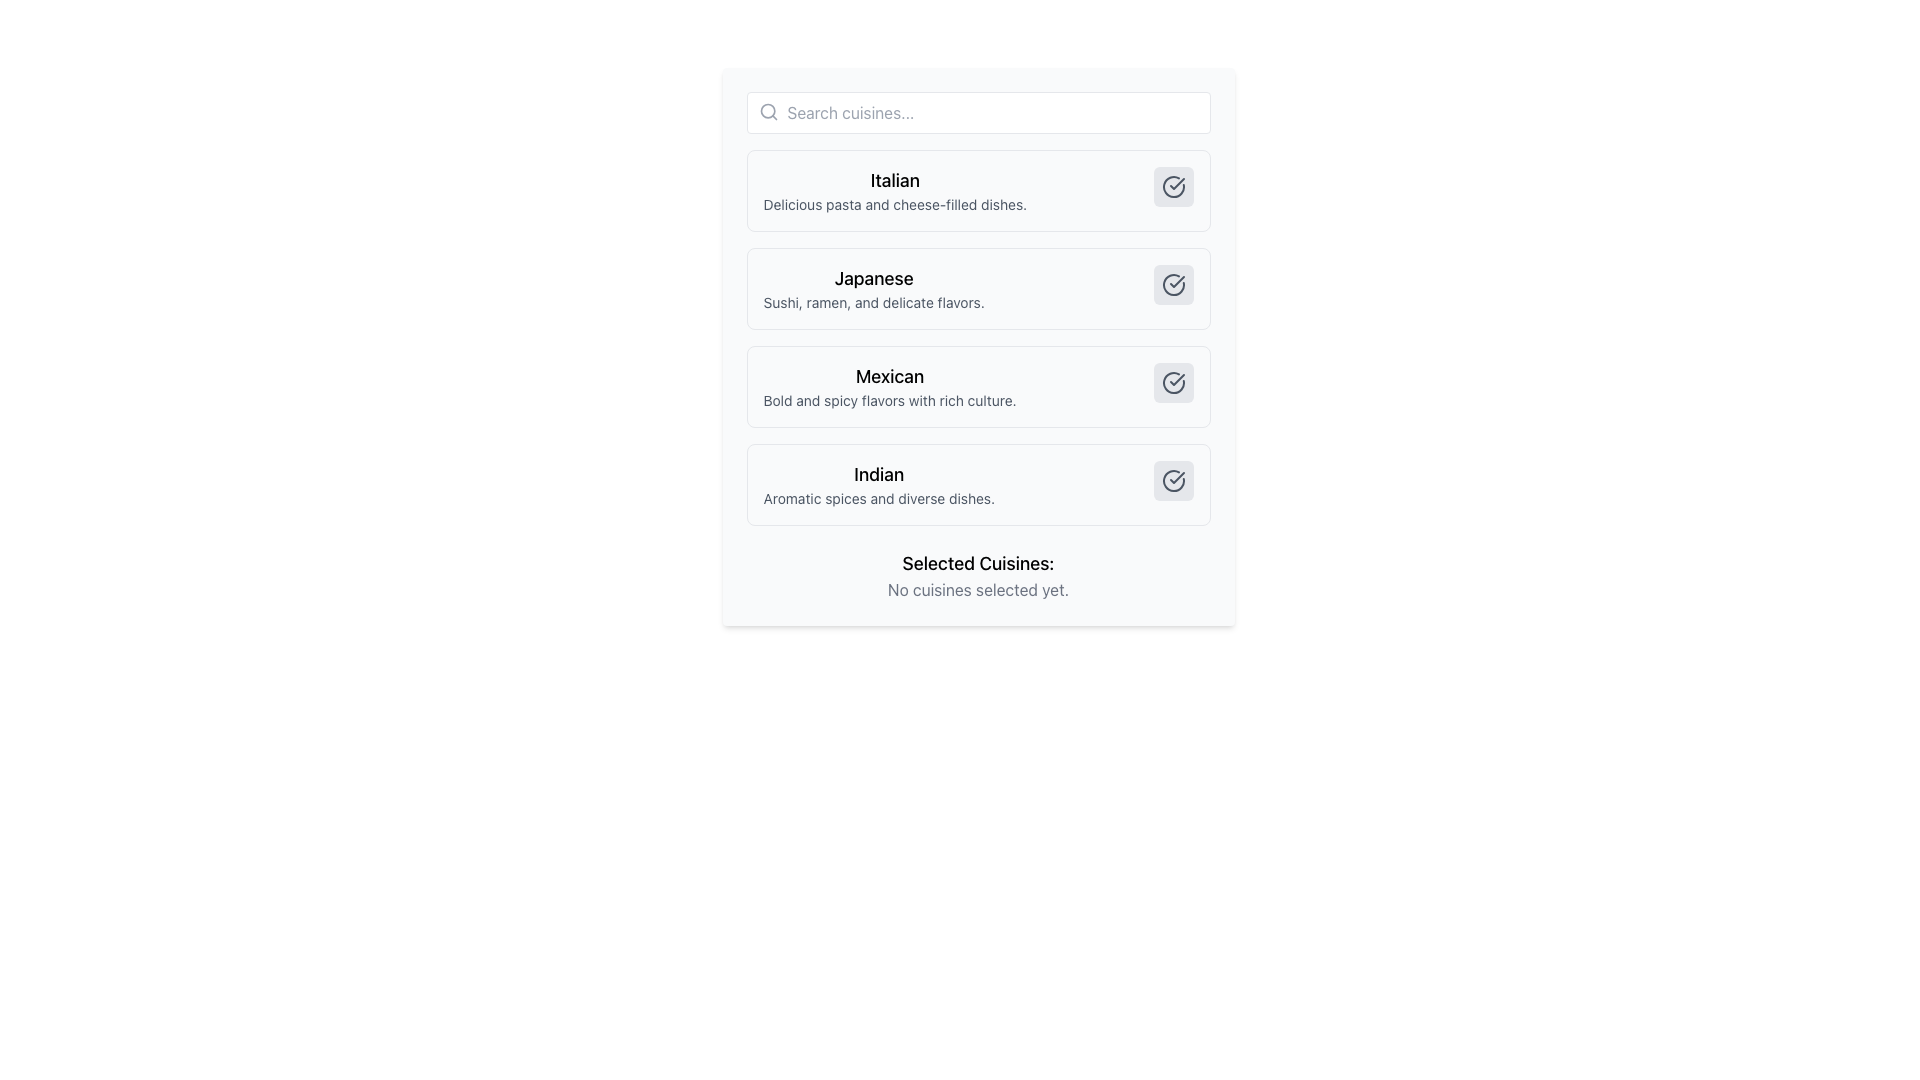 The image size is (1920, 1080). What do you see at coordinates (879, 485) in the screenshot?
I see `the fourth item in the cuisine options list, which is the label describing 'Indian' cuisine` at bounding box center [879, 485].